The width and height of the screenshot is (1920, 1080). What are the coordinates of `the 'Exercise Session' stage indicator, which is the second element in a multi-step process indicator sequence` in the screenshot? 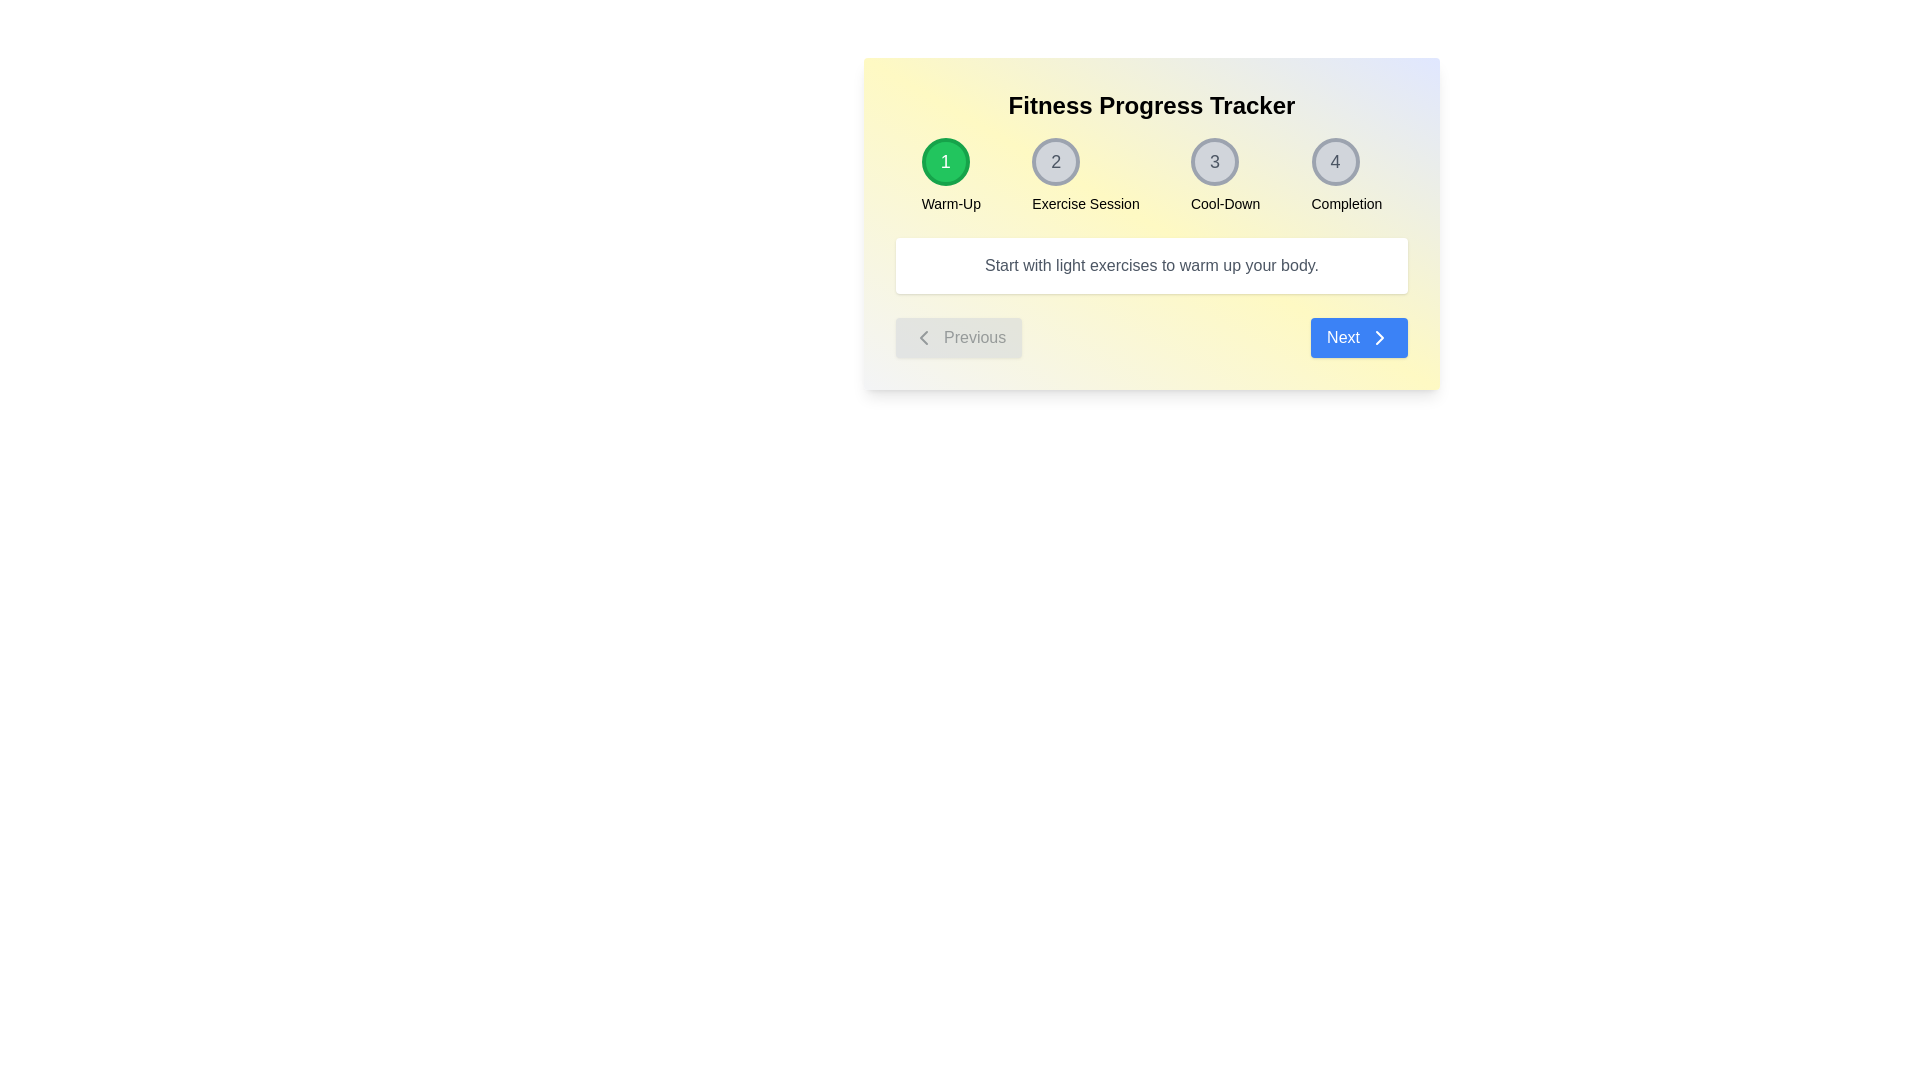 It's located at (1084, 175).